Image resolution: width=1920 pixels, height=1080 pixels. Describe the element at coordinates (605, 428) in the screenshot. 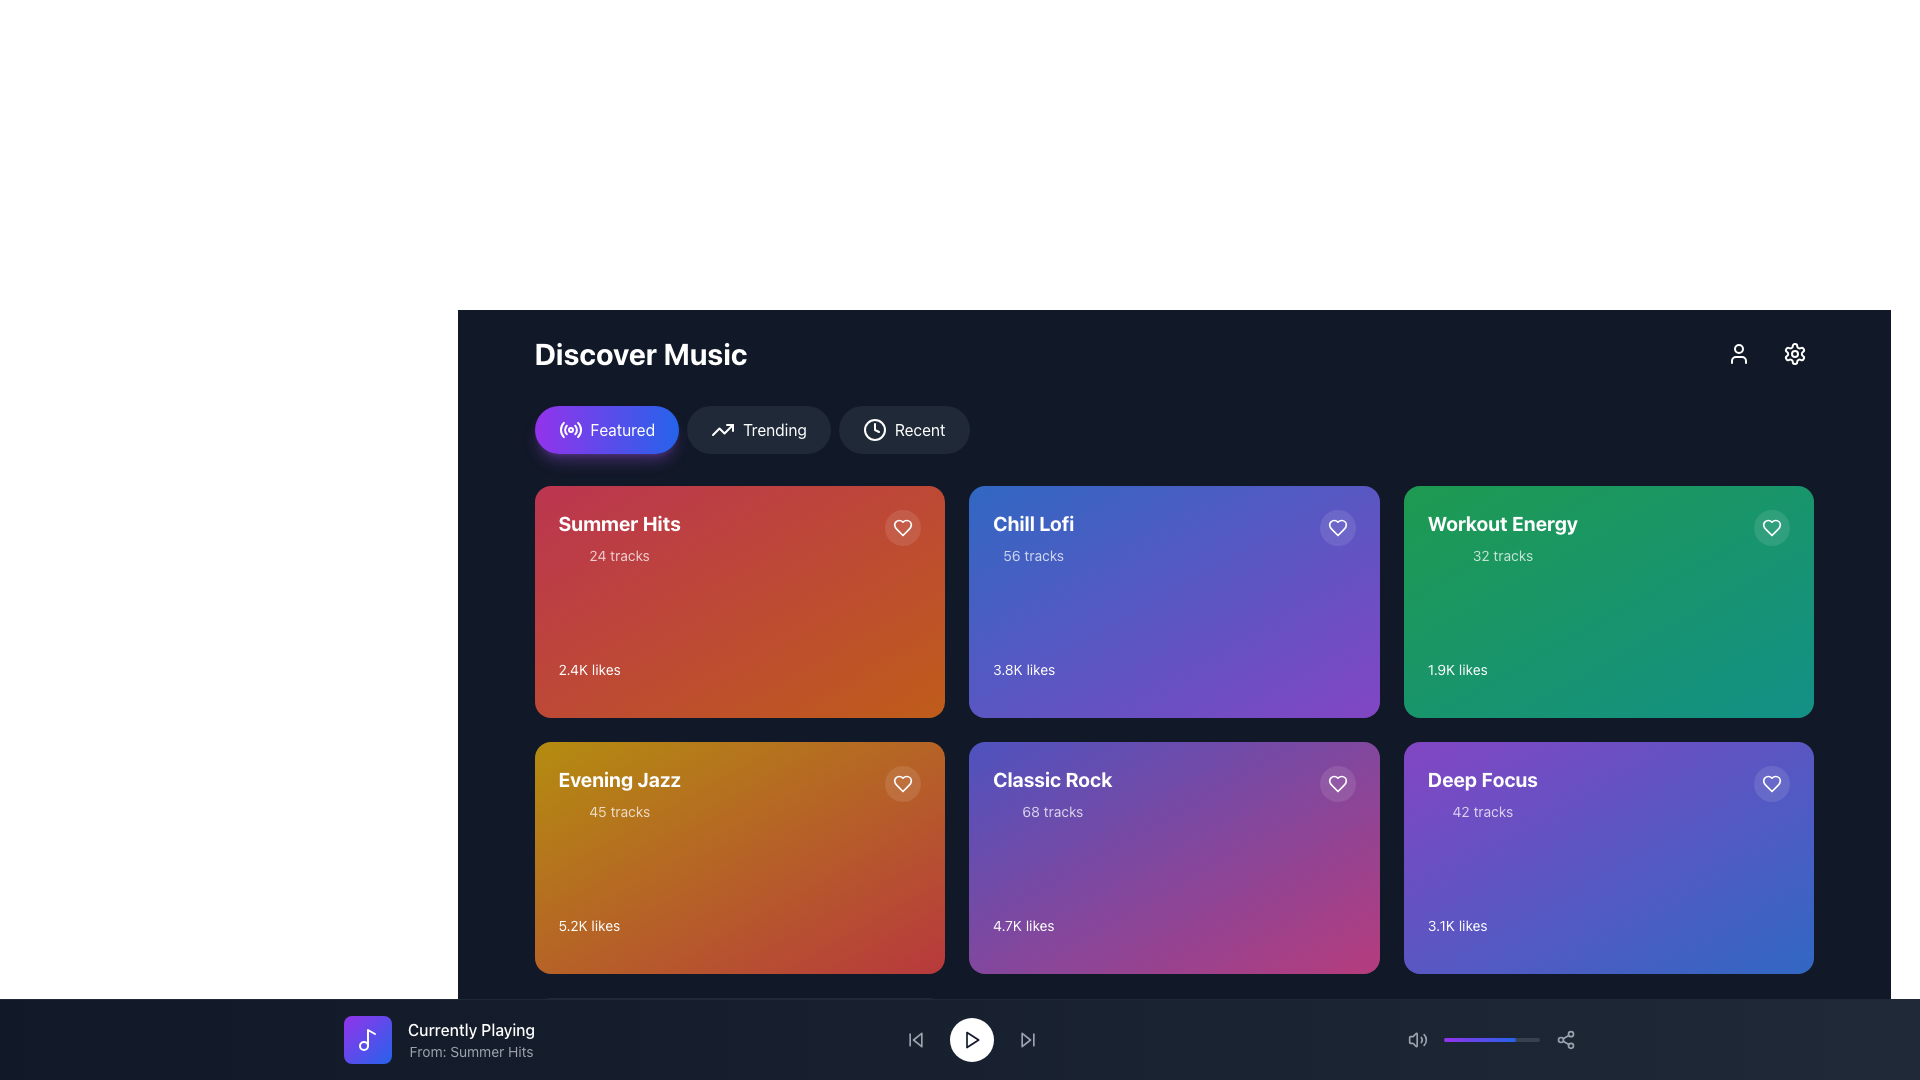

I see `the 'Featured' button with a gradient background and rounded corners for keyboard navigation` at that location.